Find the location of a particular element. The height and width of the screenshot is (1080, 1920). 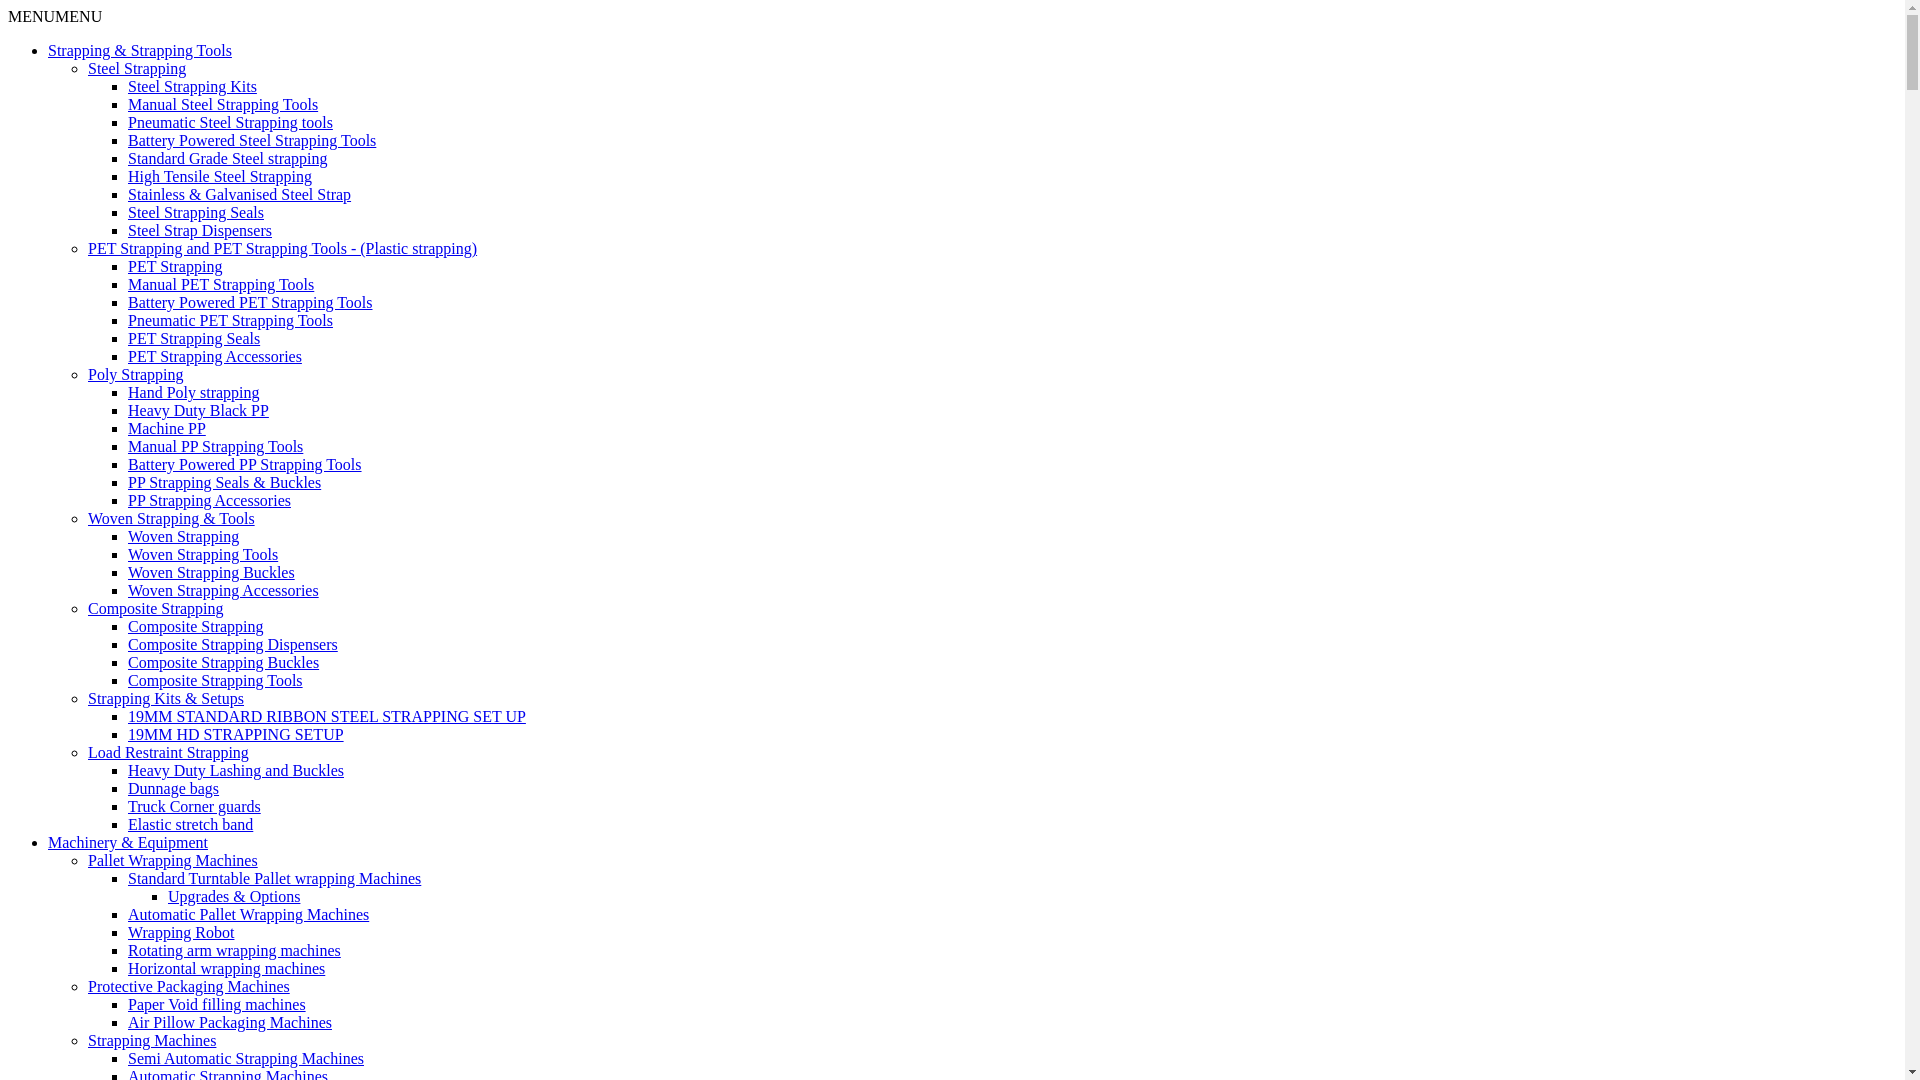

'Upgrades & Options' is located at coordinates (234, 895).